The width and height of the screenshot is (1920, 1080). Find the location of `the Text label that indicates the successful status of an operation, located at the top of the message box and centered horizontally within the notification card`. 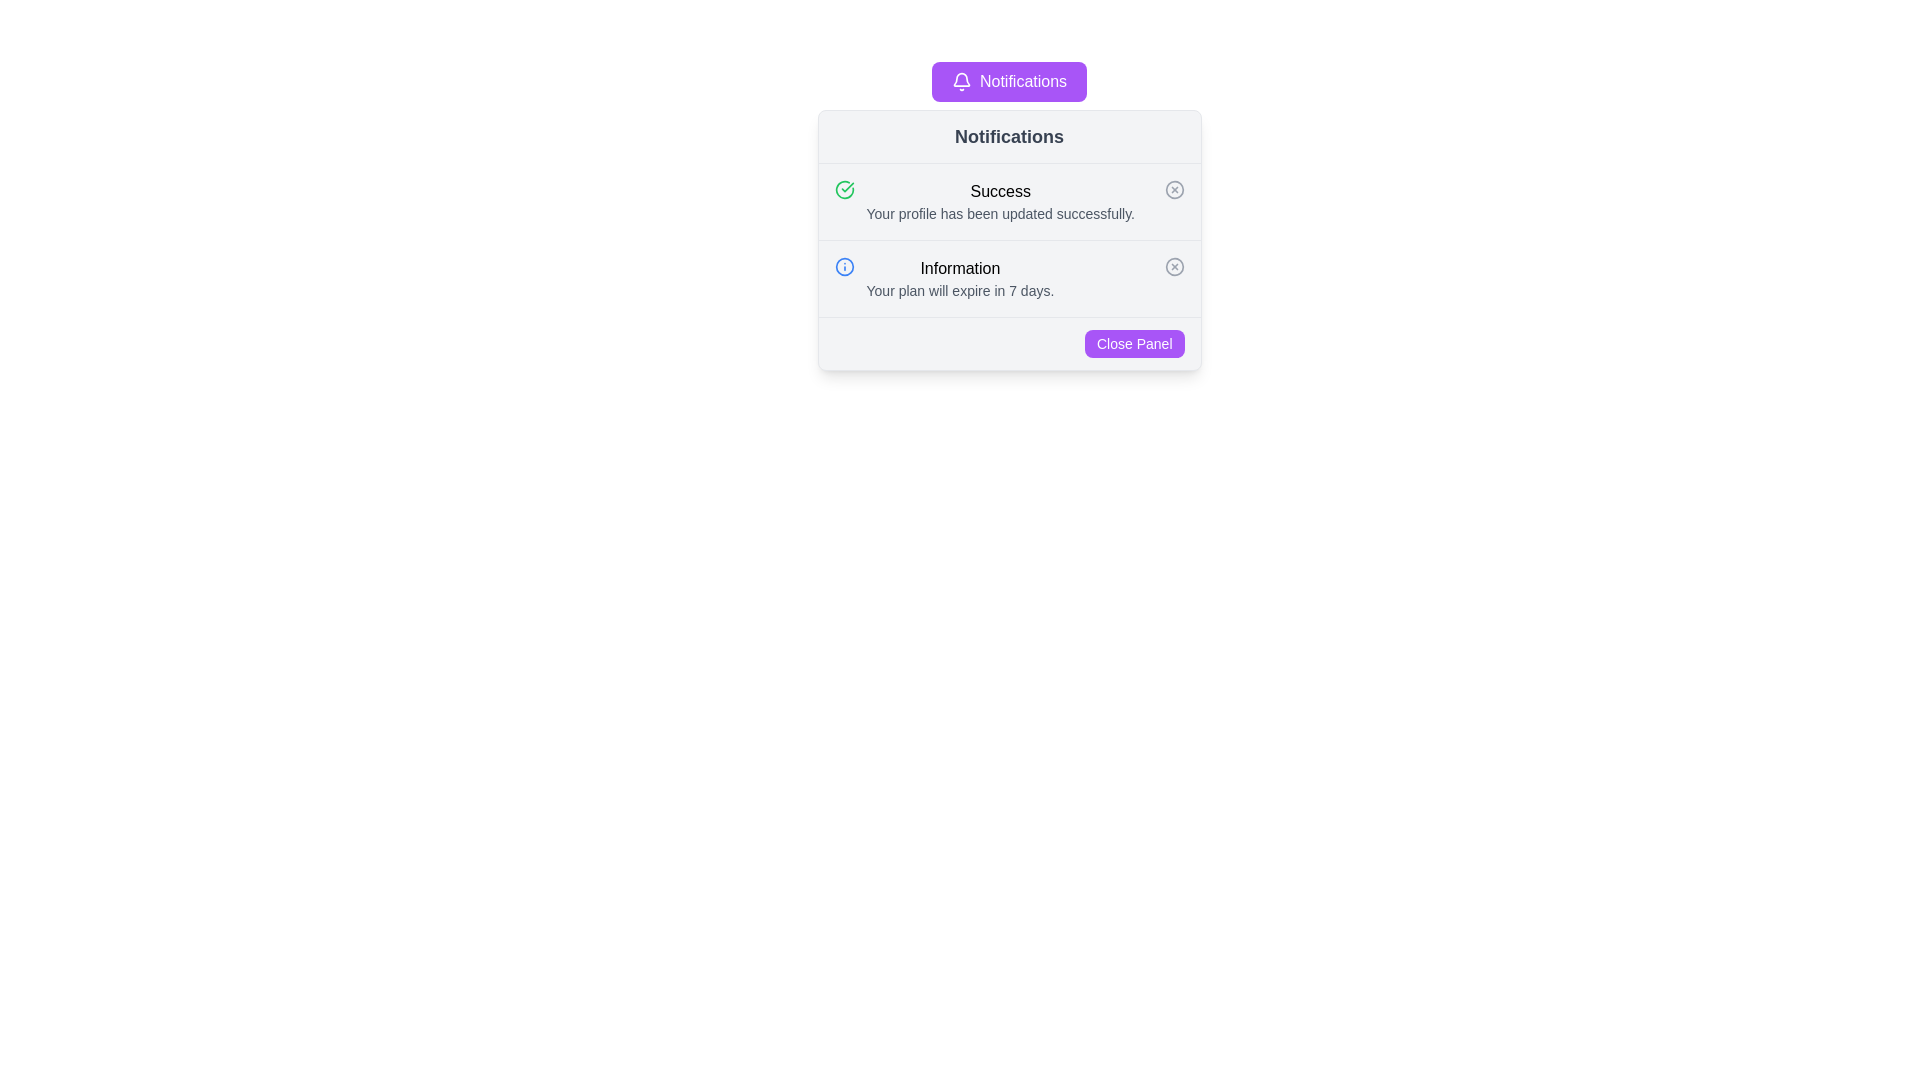

the Text label that indicates the successful status of an operation, located at the top of the message box and centered horizontally within the notification card is located at coordinates (1000, 192).